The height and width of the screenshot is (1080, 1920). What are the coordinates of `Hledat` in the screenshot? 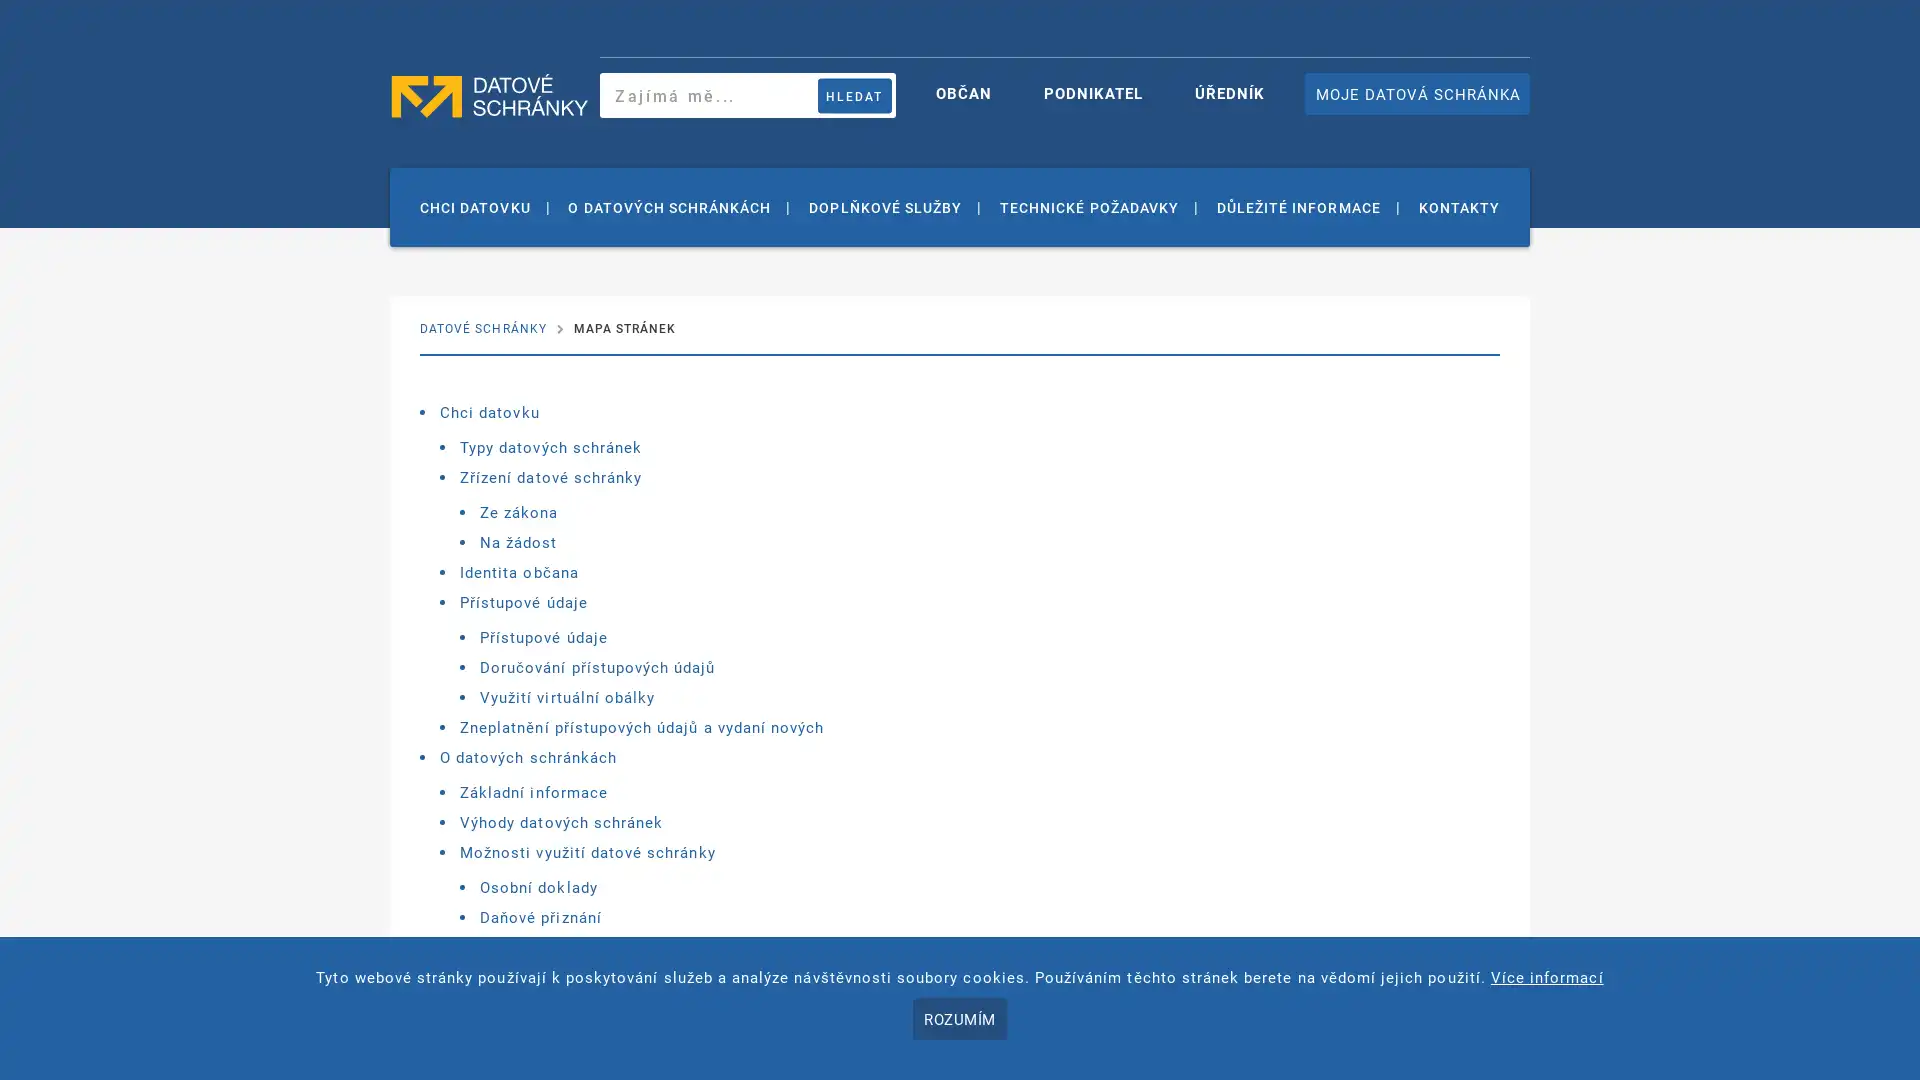 It's located at (854, 95).